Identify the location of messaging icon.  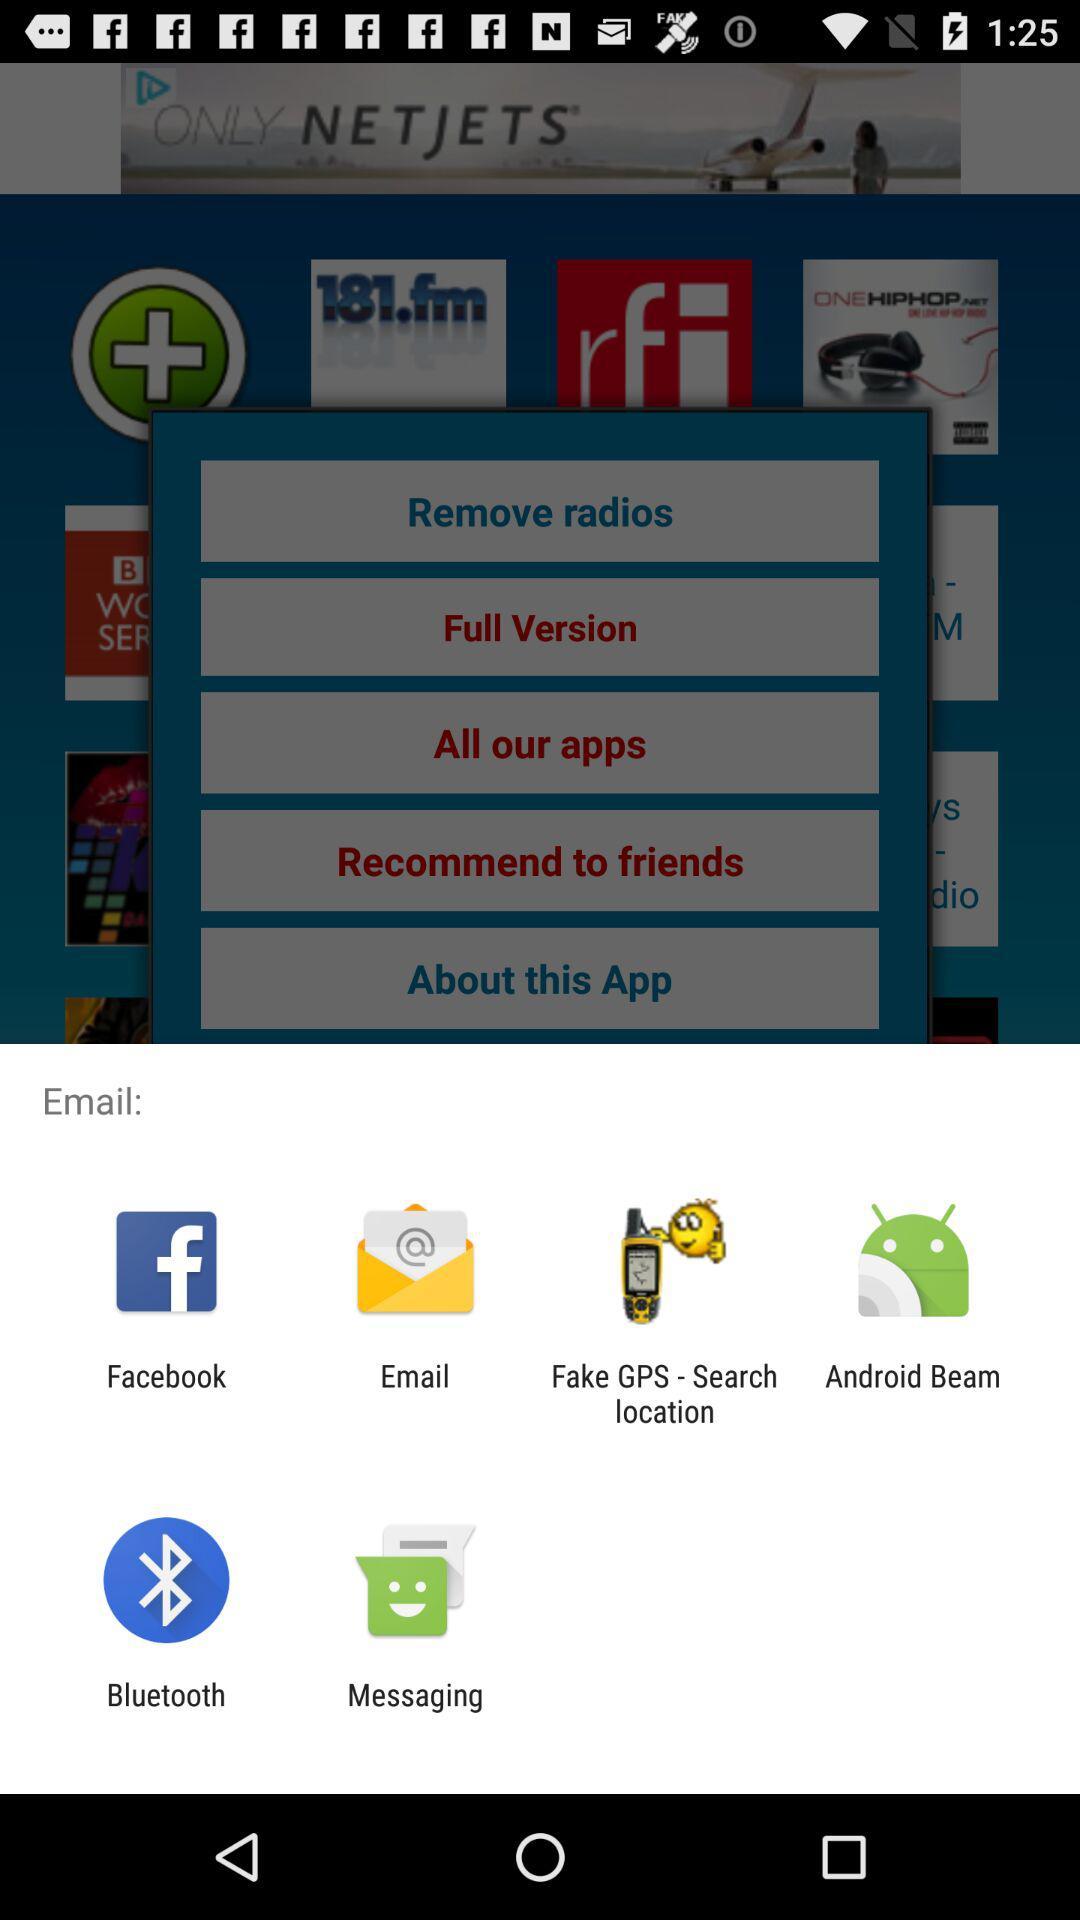
(414, 1711).